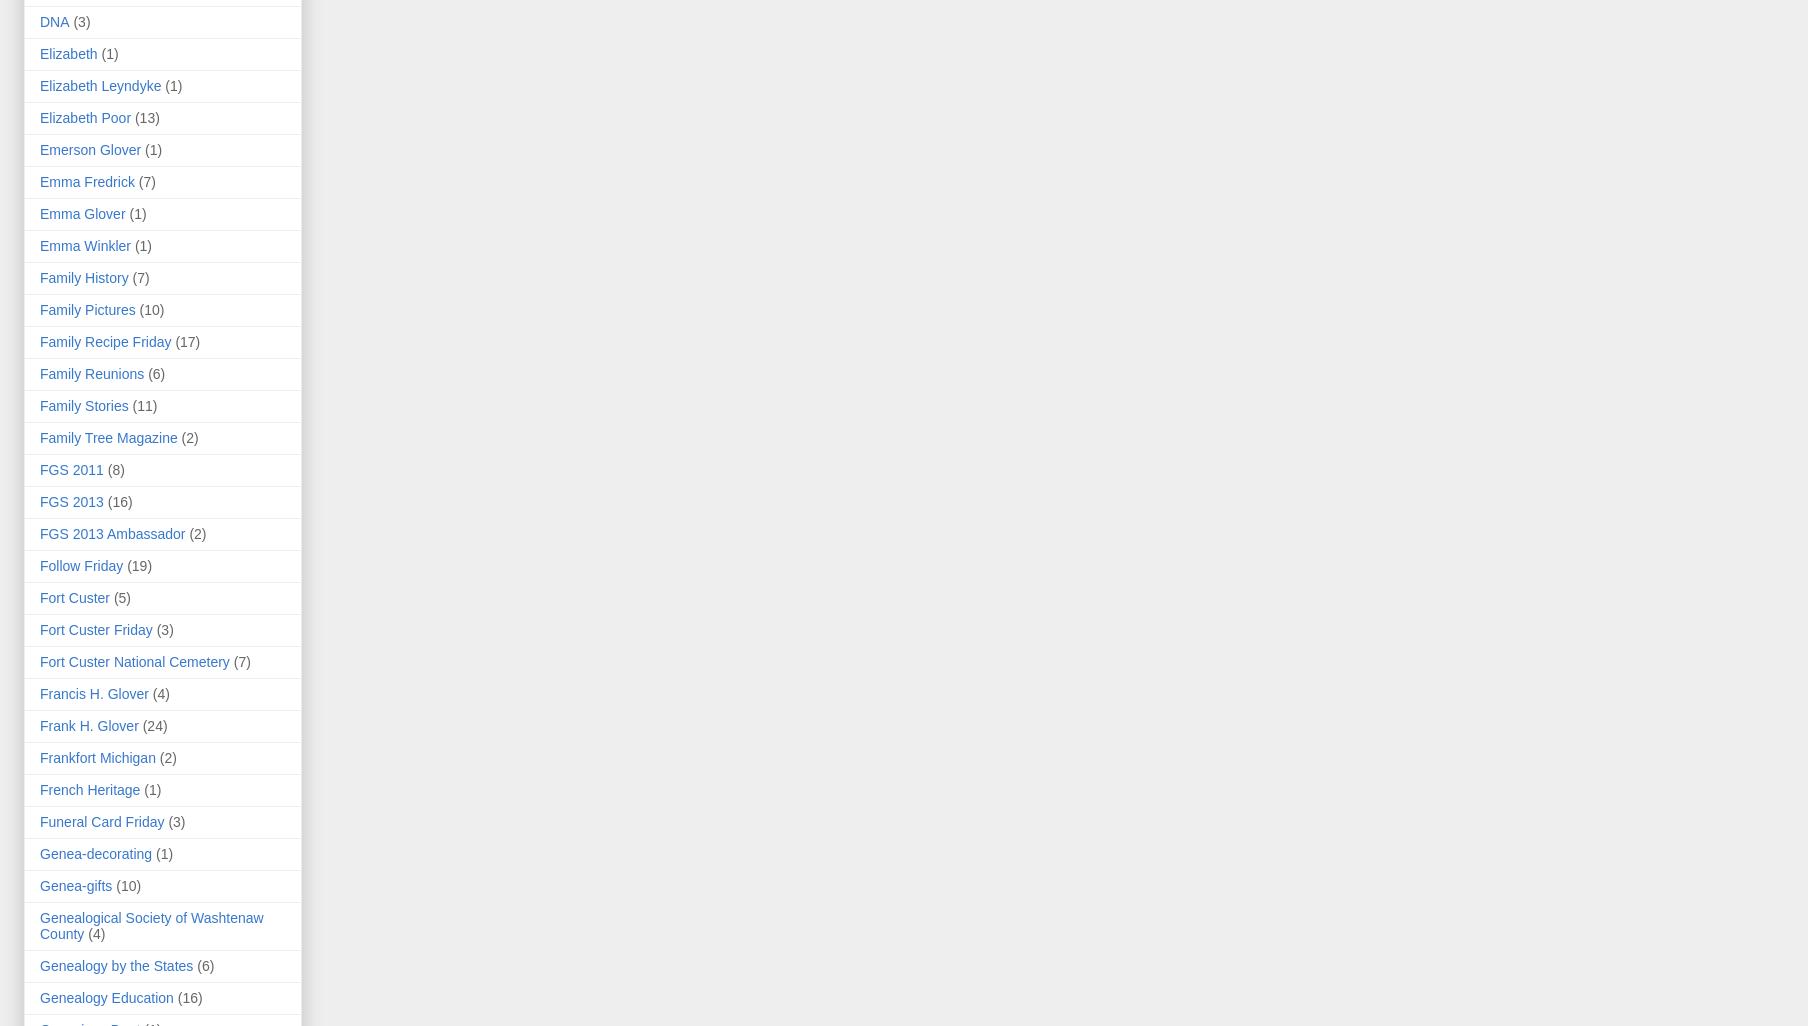 This screenshot has height=1026, width=1808. Describe the element at coordinates (81, 214) in the screenshot. I see `'Emma Glover'` at that location.